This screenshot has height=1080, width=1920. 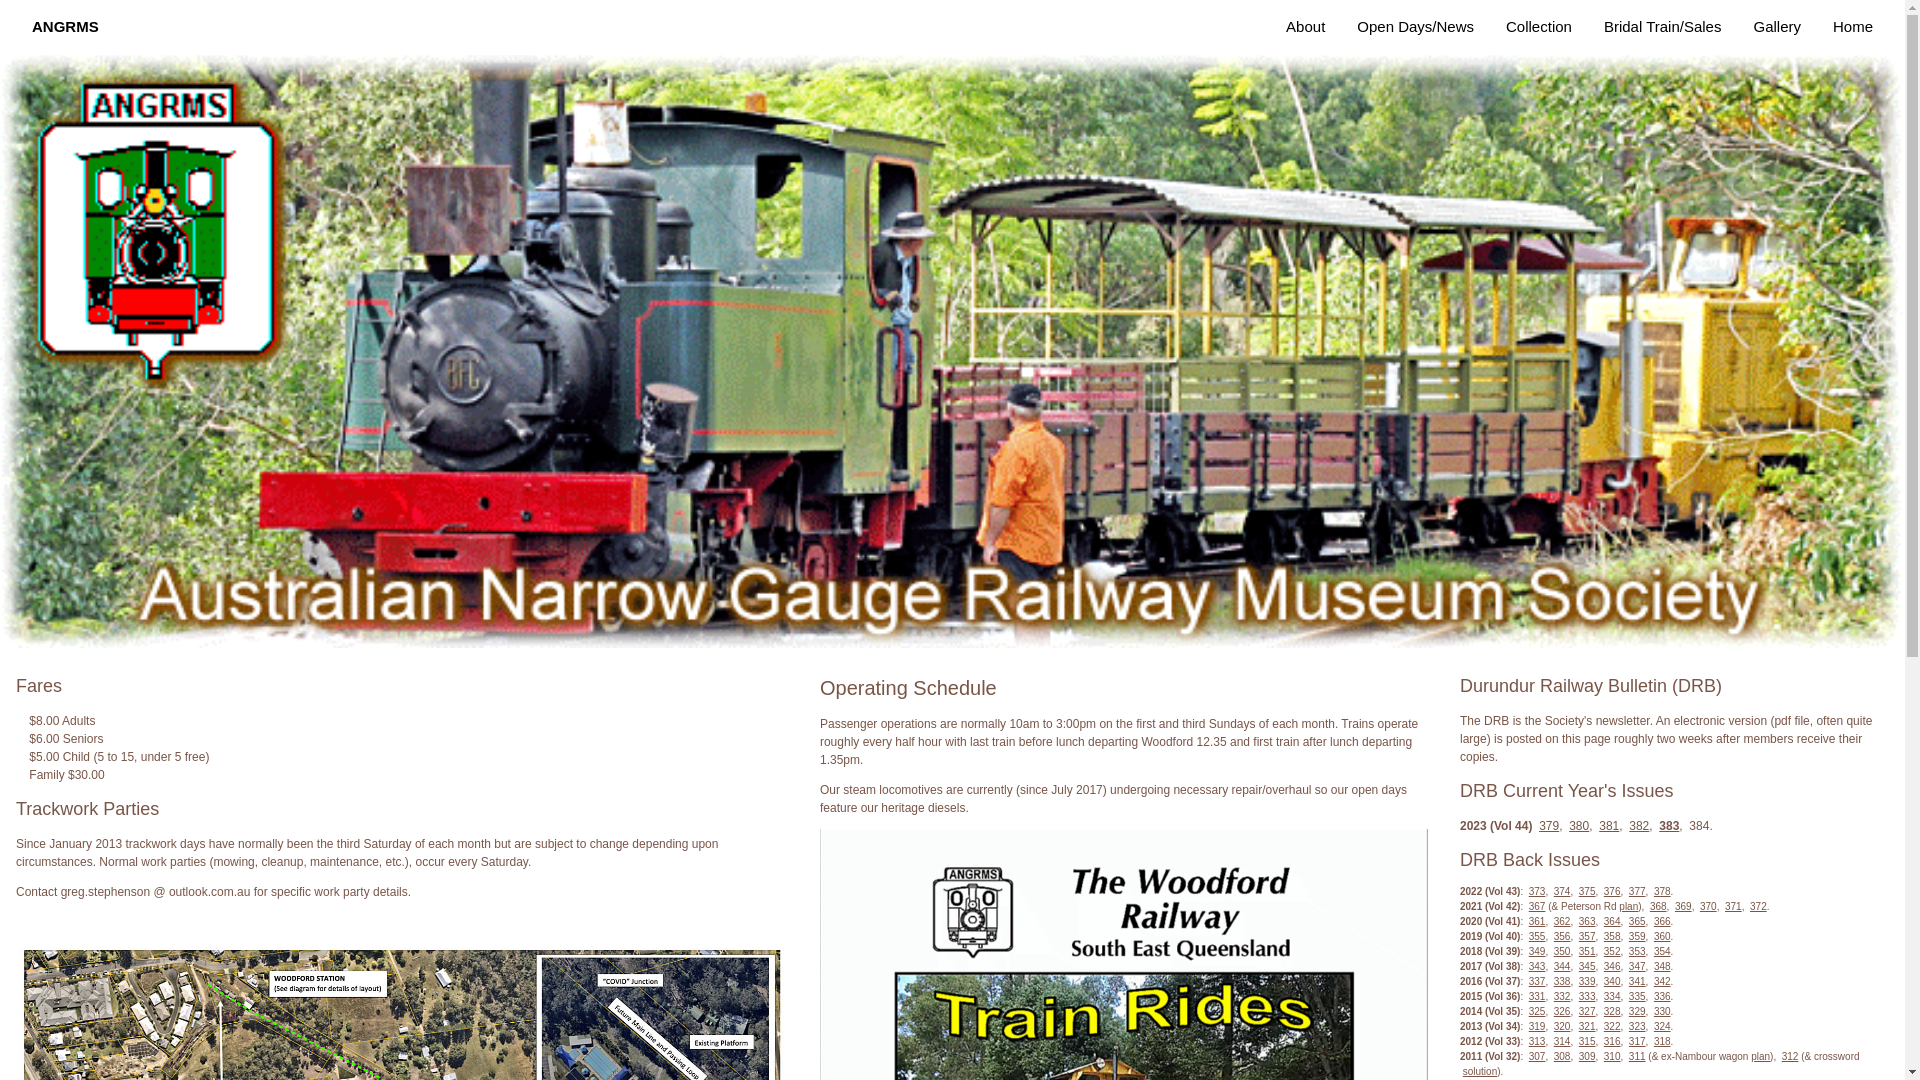 What do you see at coordinates (1637, 965) in the screenshot?
I see `'347'` at bounding box center [1637, 965].